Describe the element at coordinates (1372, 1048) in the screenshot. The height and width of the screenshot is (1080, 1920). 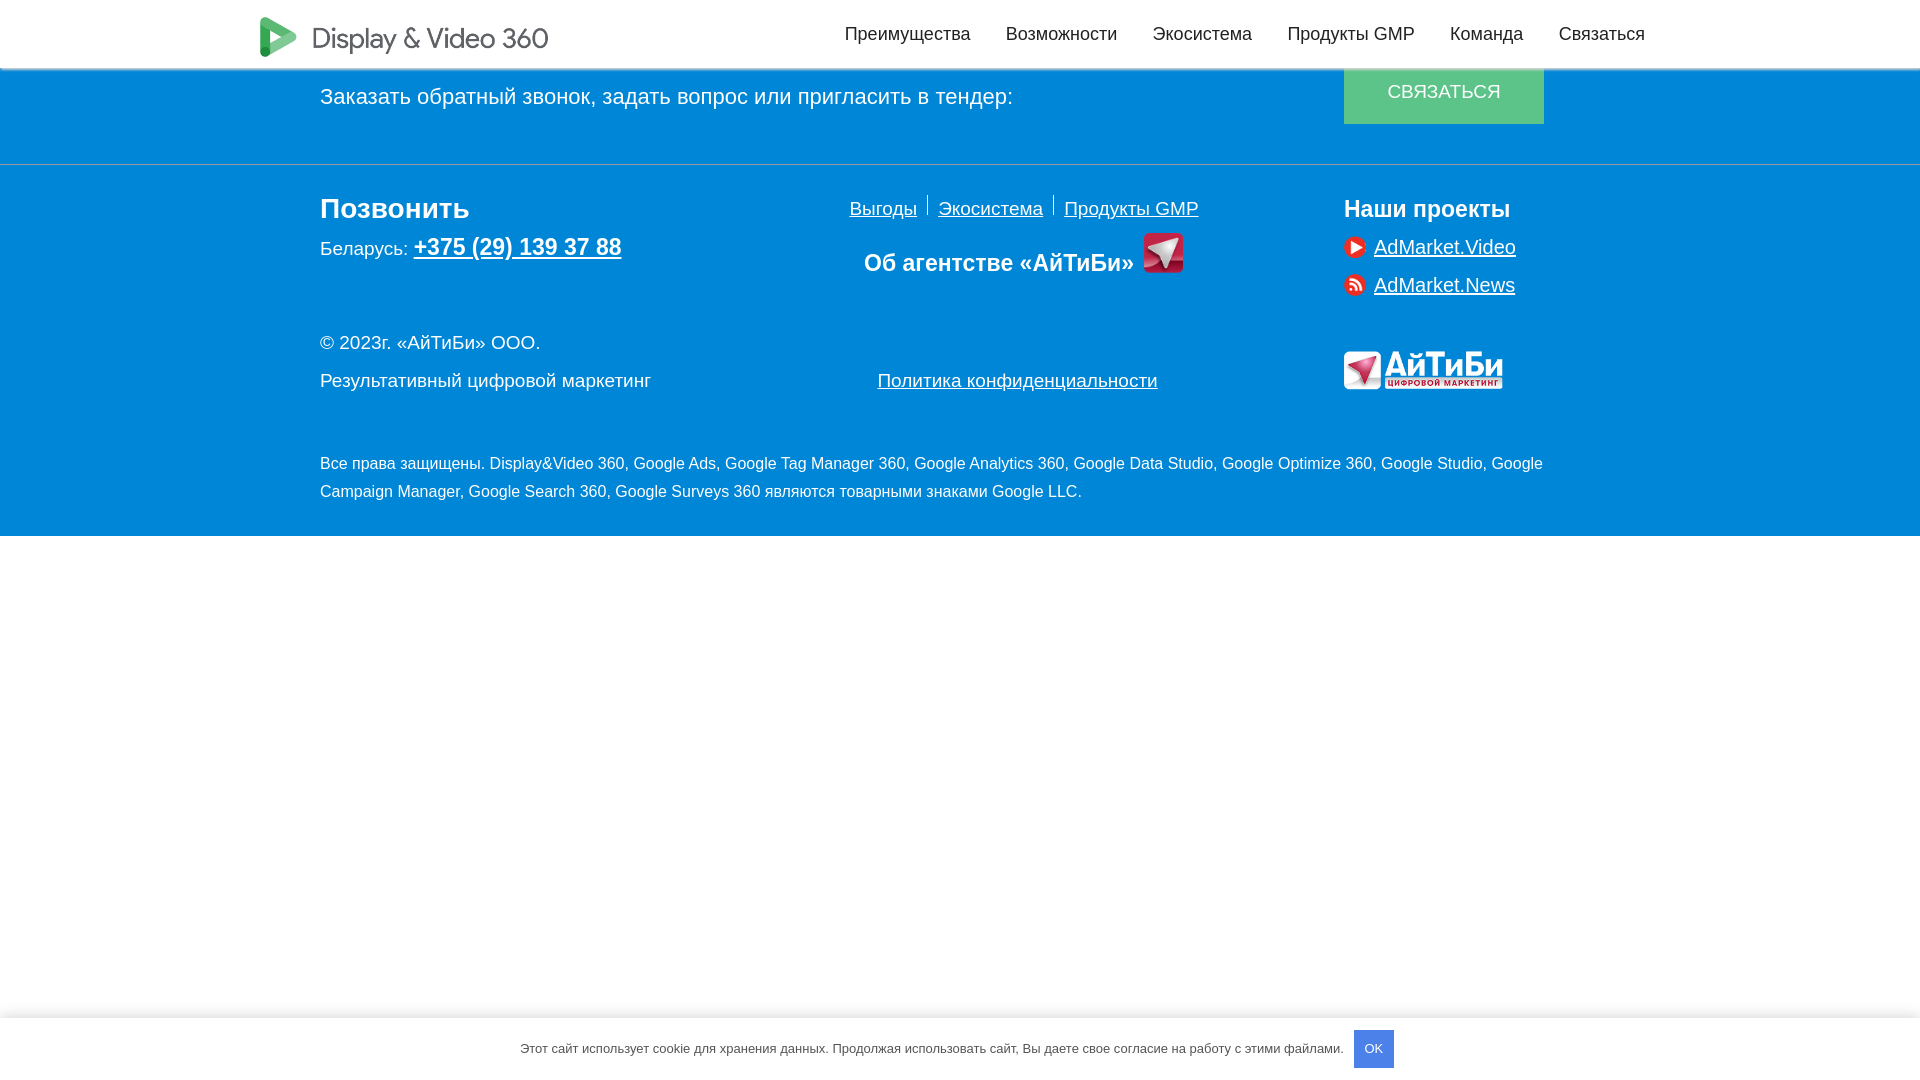
I see `'OK'` at that location.